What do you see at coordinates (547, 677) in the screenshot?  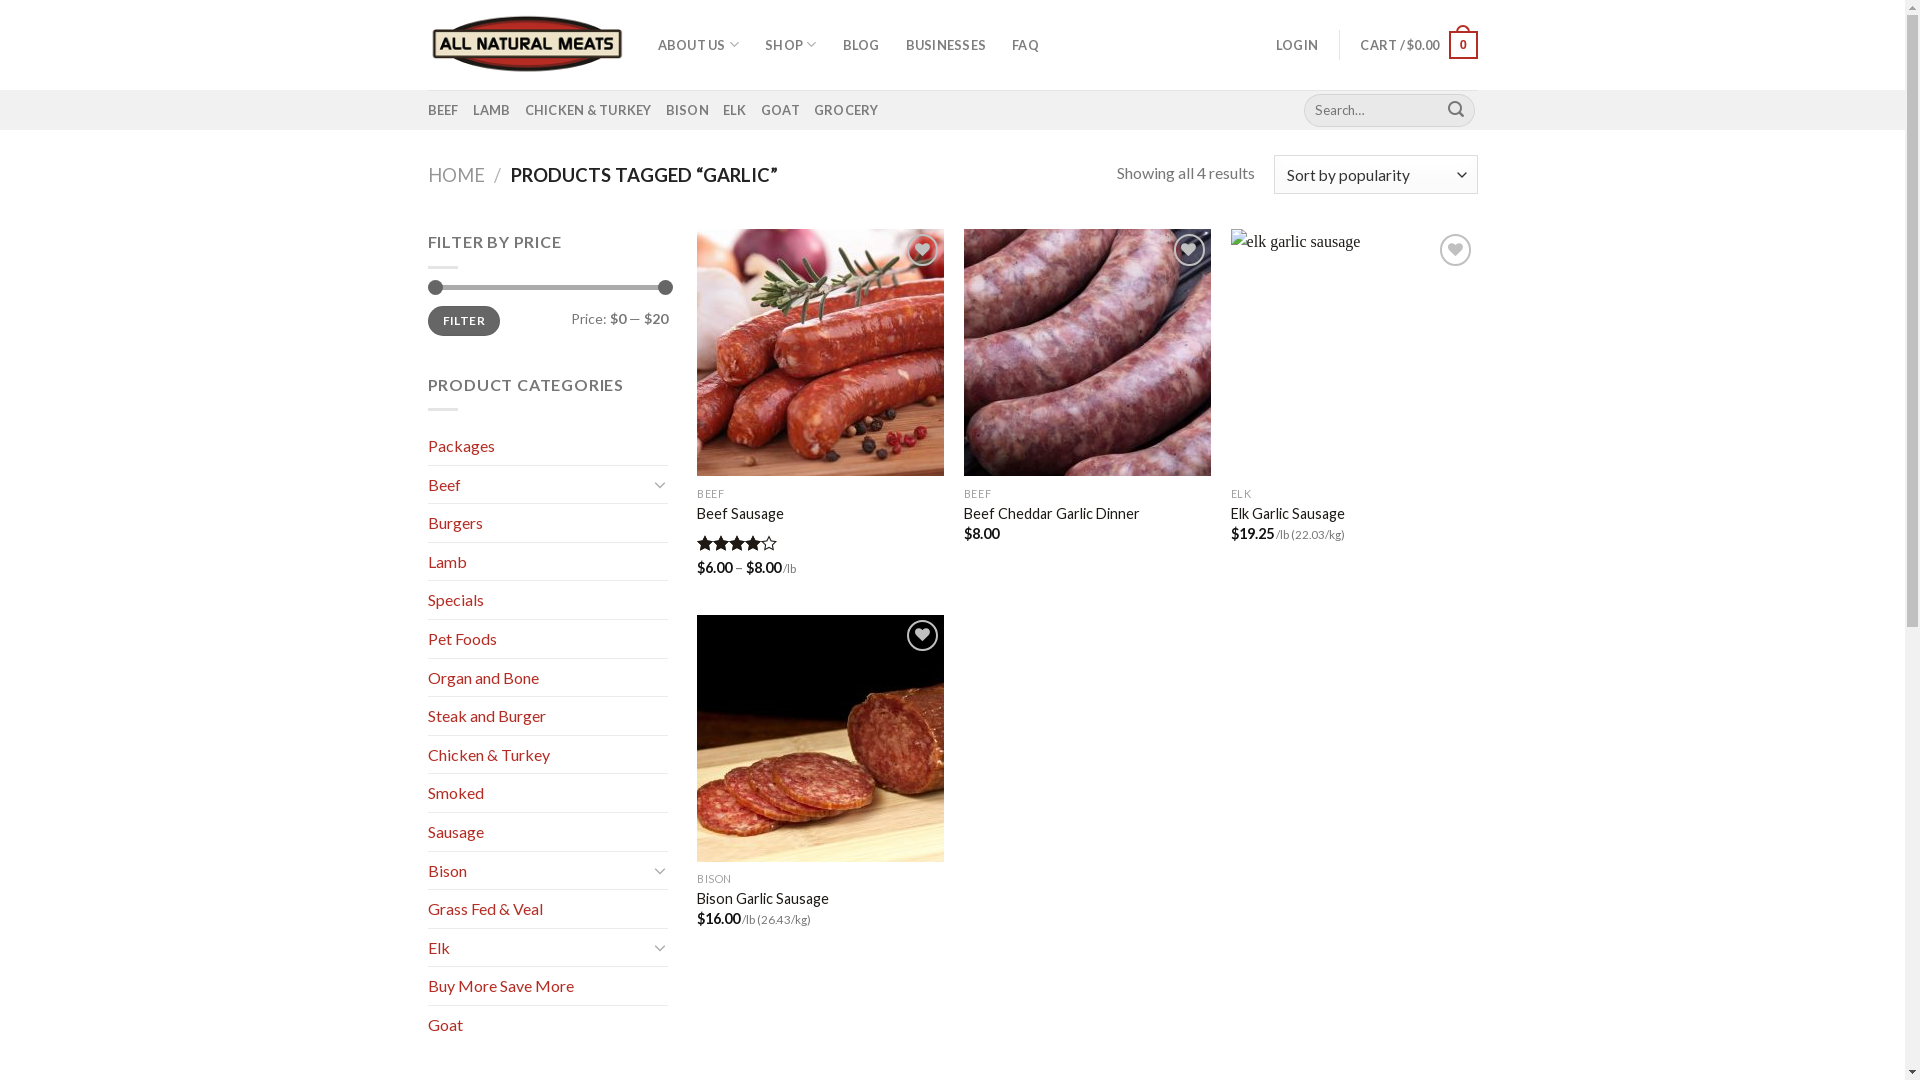 I see `'Organ and Bone'` at bounding box center [547, 677].